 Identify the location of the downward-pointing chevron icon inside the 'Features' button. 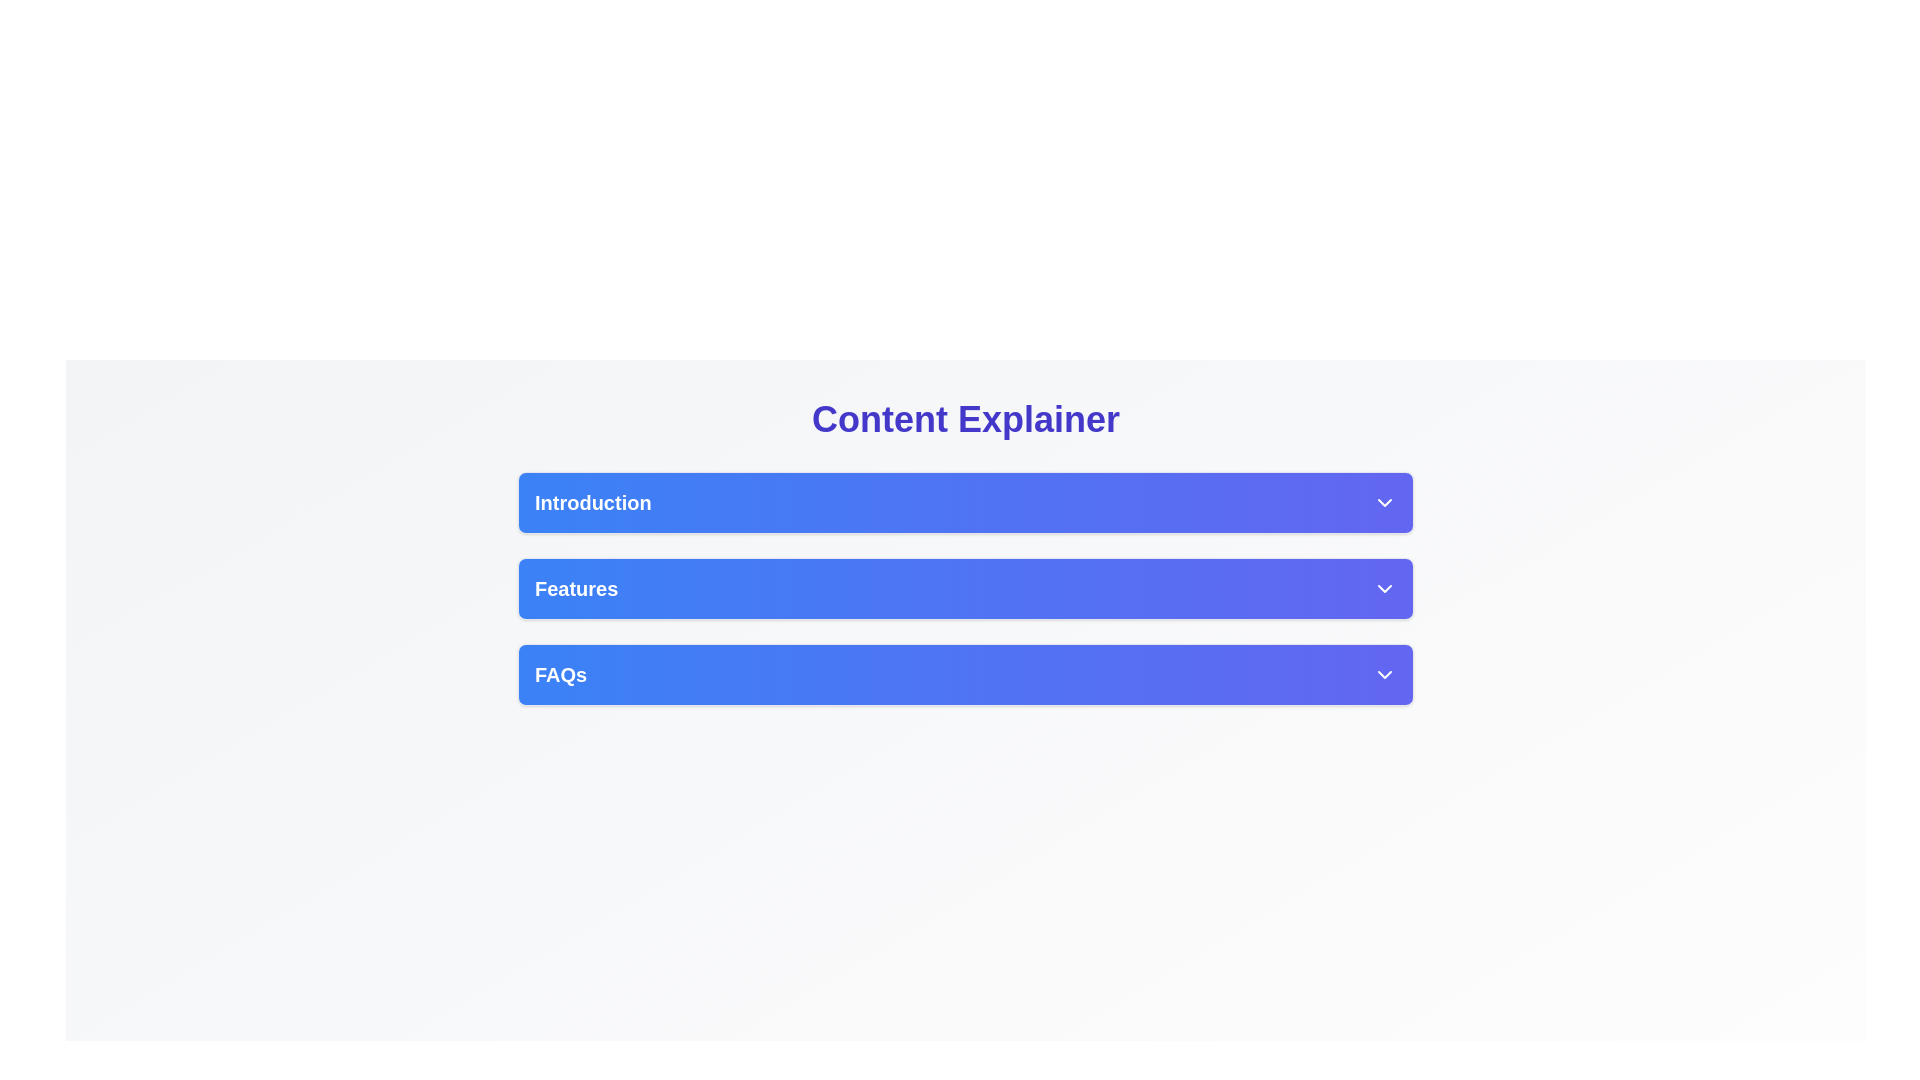
(1384, 588).